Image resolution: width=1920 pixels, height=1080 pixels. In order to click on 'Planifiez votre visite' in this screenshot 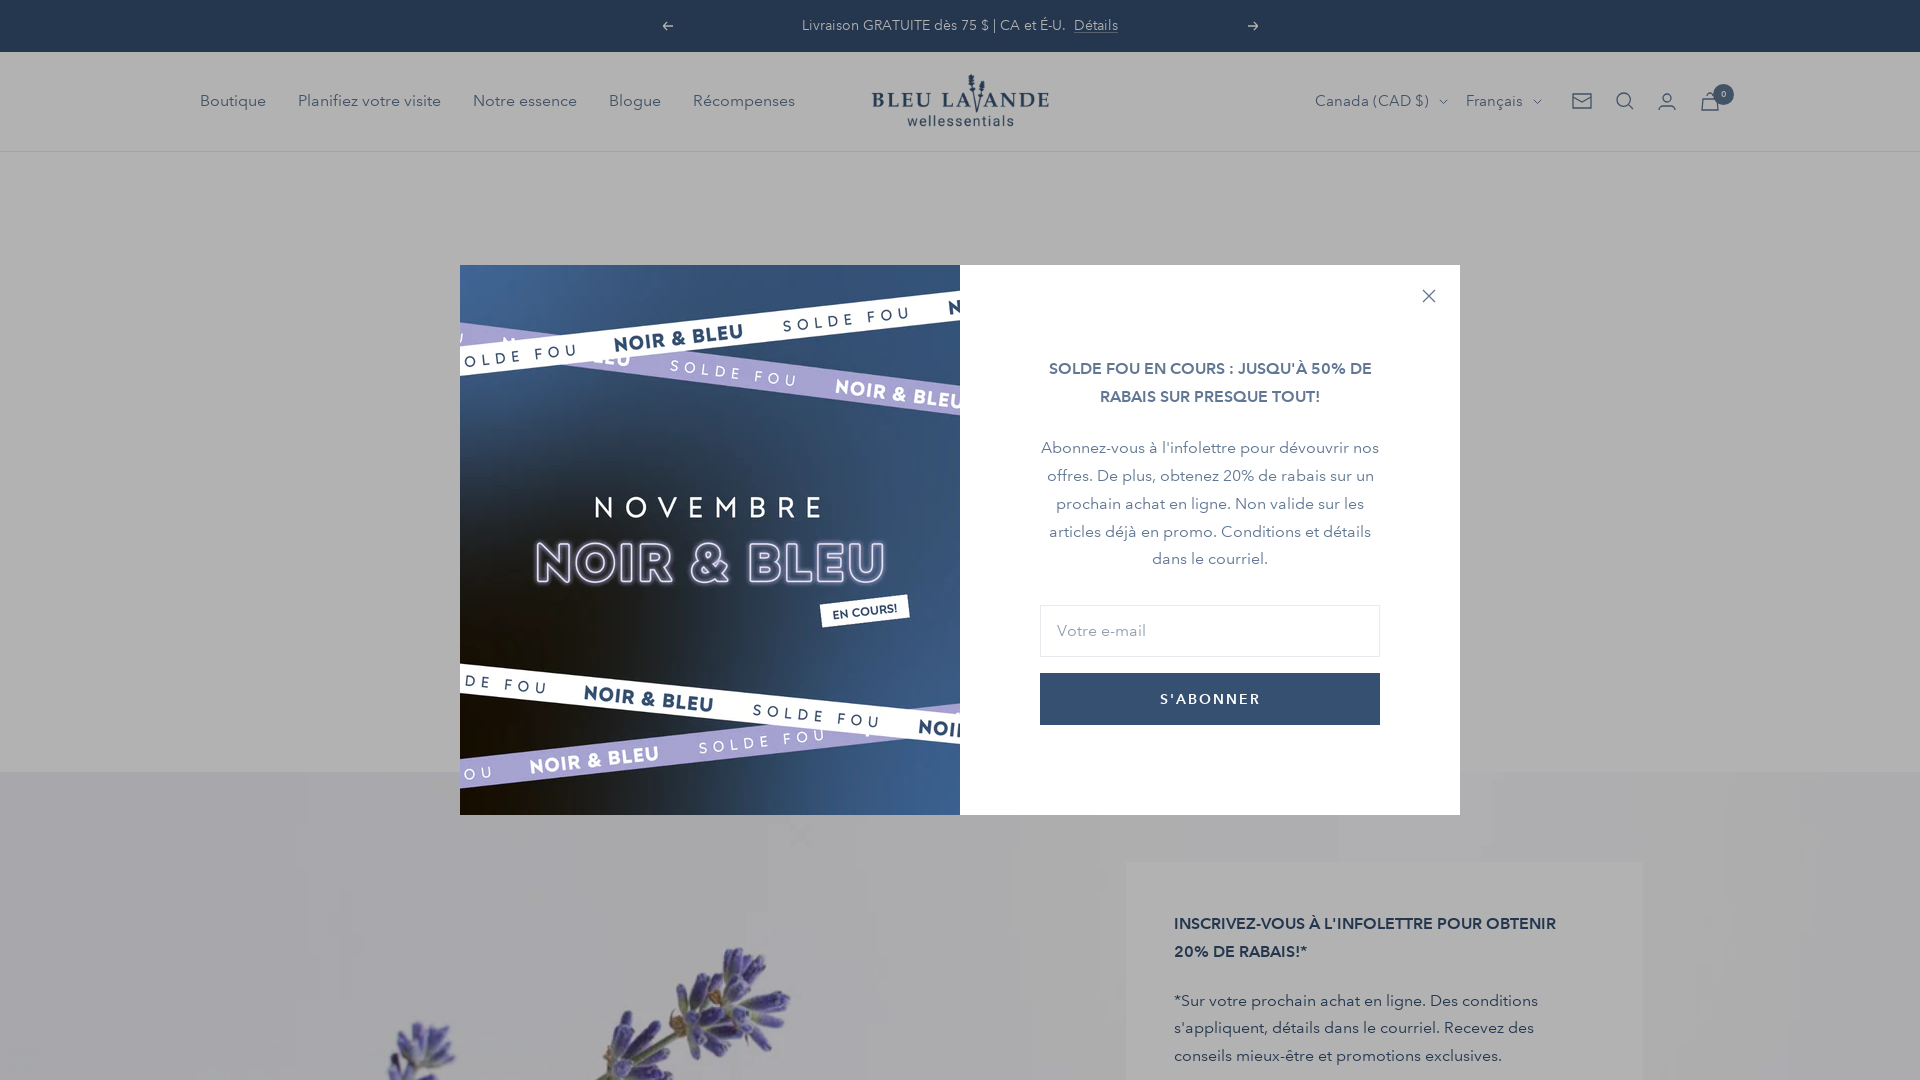, I will do `click(369, 100)`.